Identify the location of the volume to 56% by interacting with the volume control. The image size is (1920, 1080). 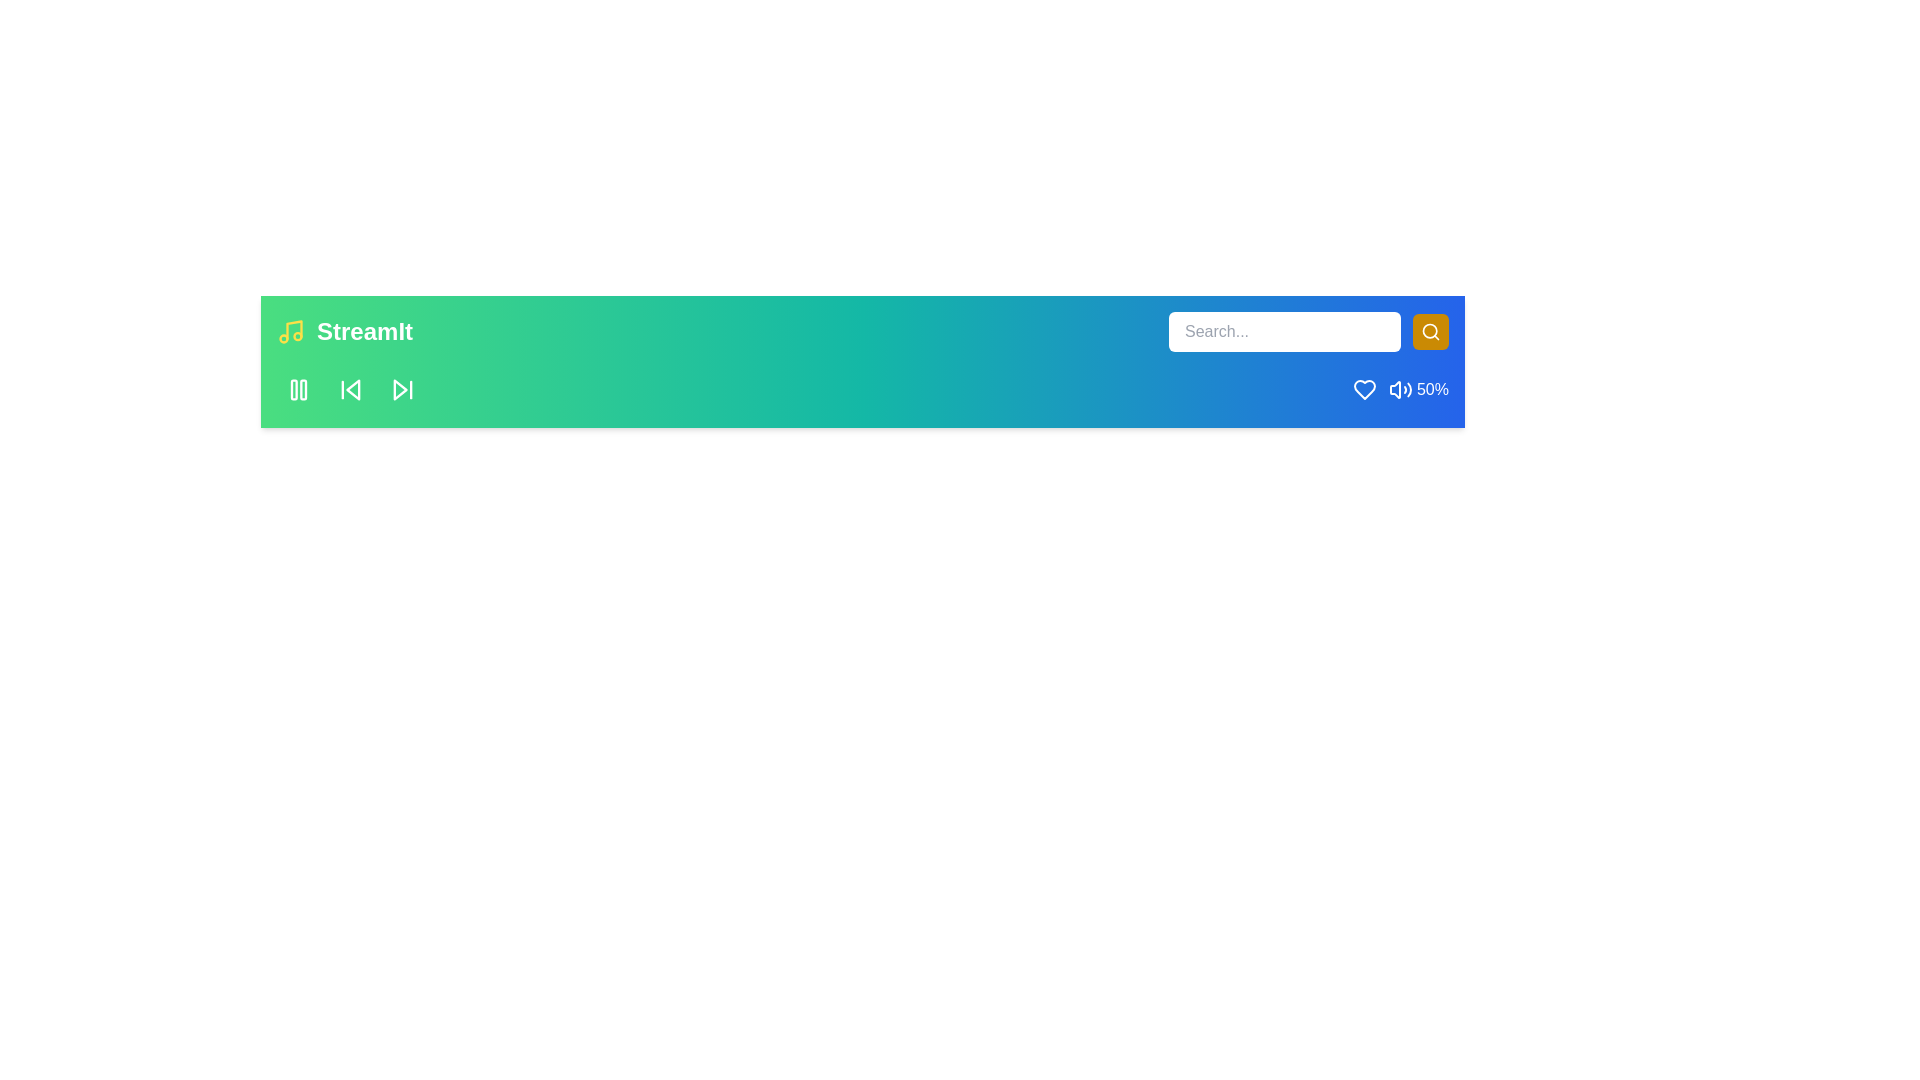
(1400, 389).